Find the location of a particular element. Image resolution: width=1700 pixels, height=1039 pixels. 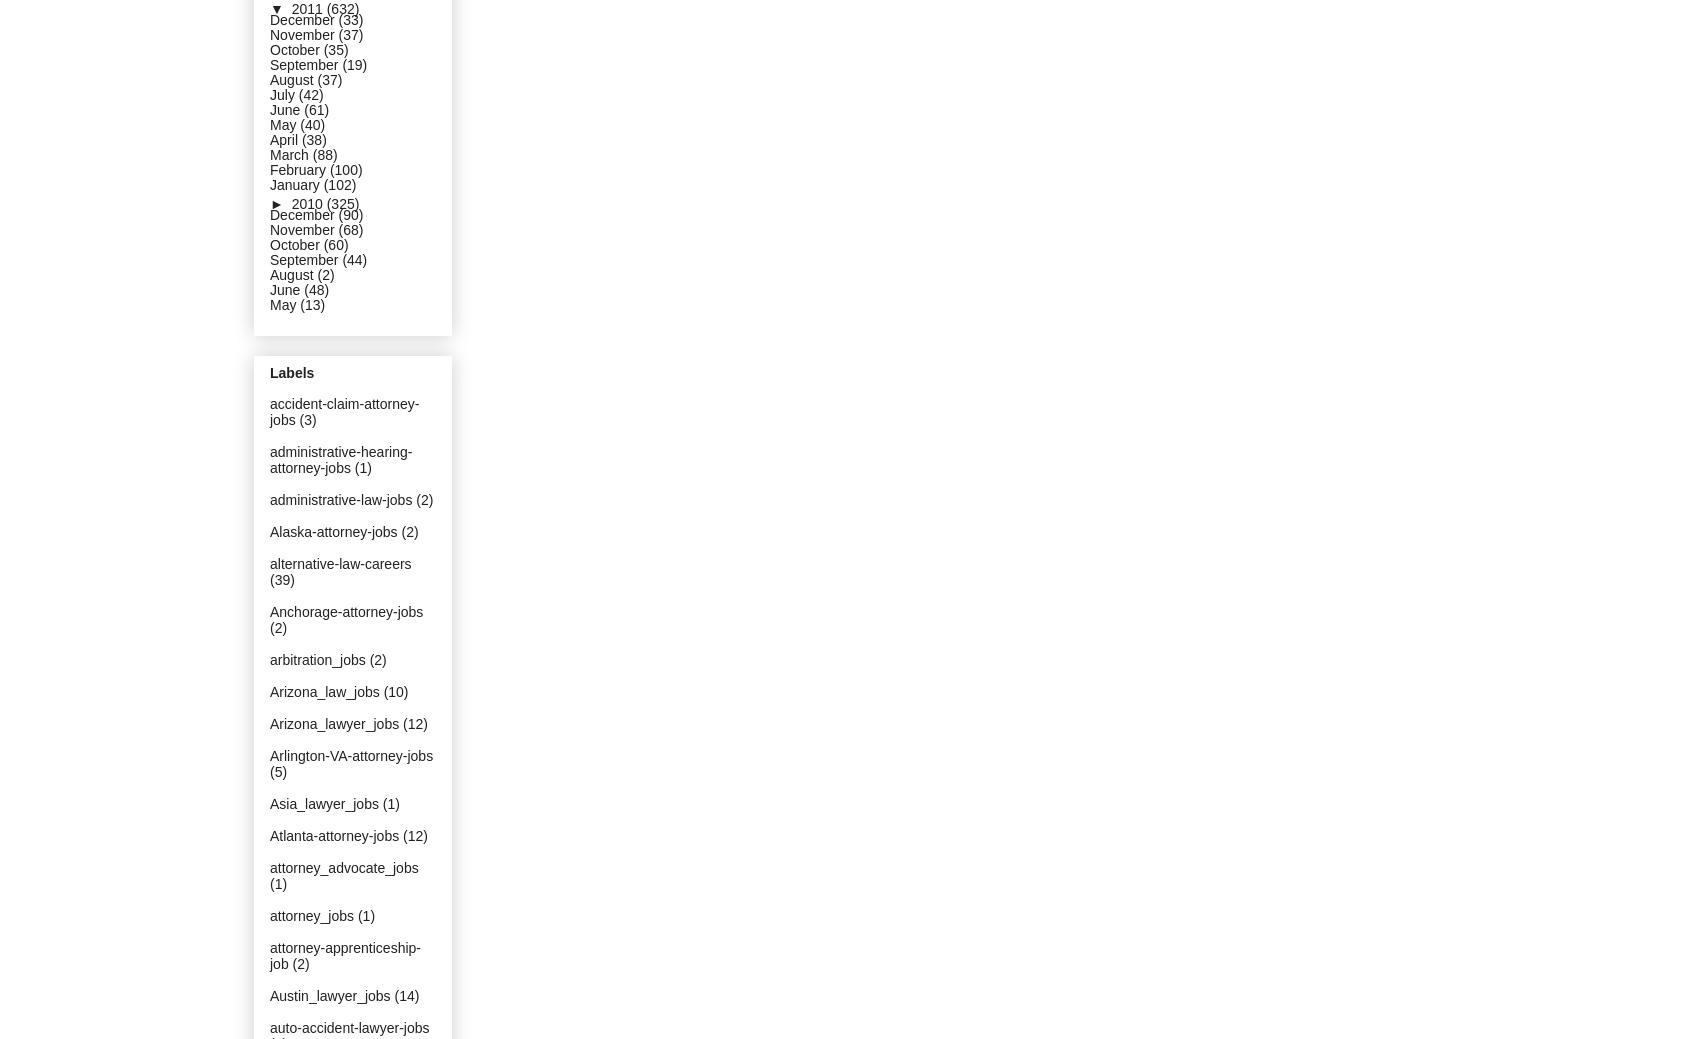

'(14)' is located at coordinates (405, 995).